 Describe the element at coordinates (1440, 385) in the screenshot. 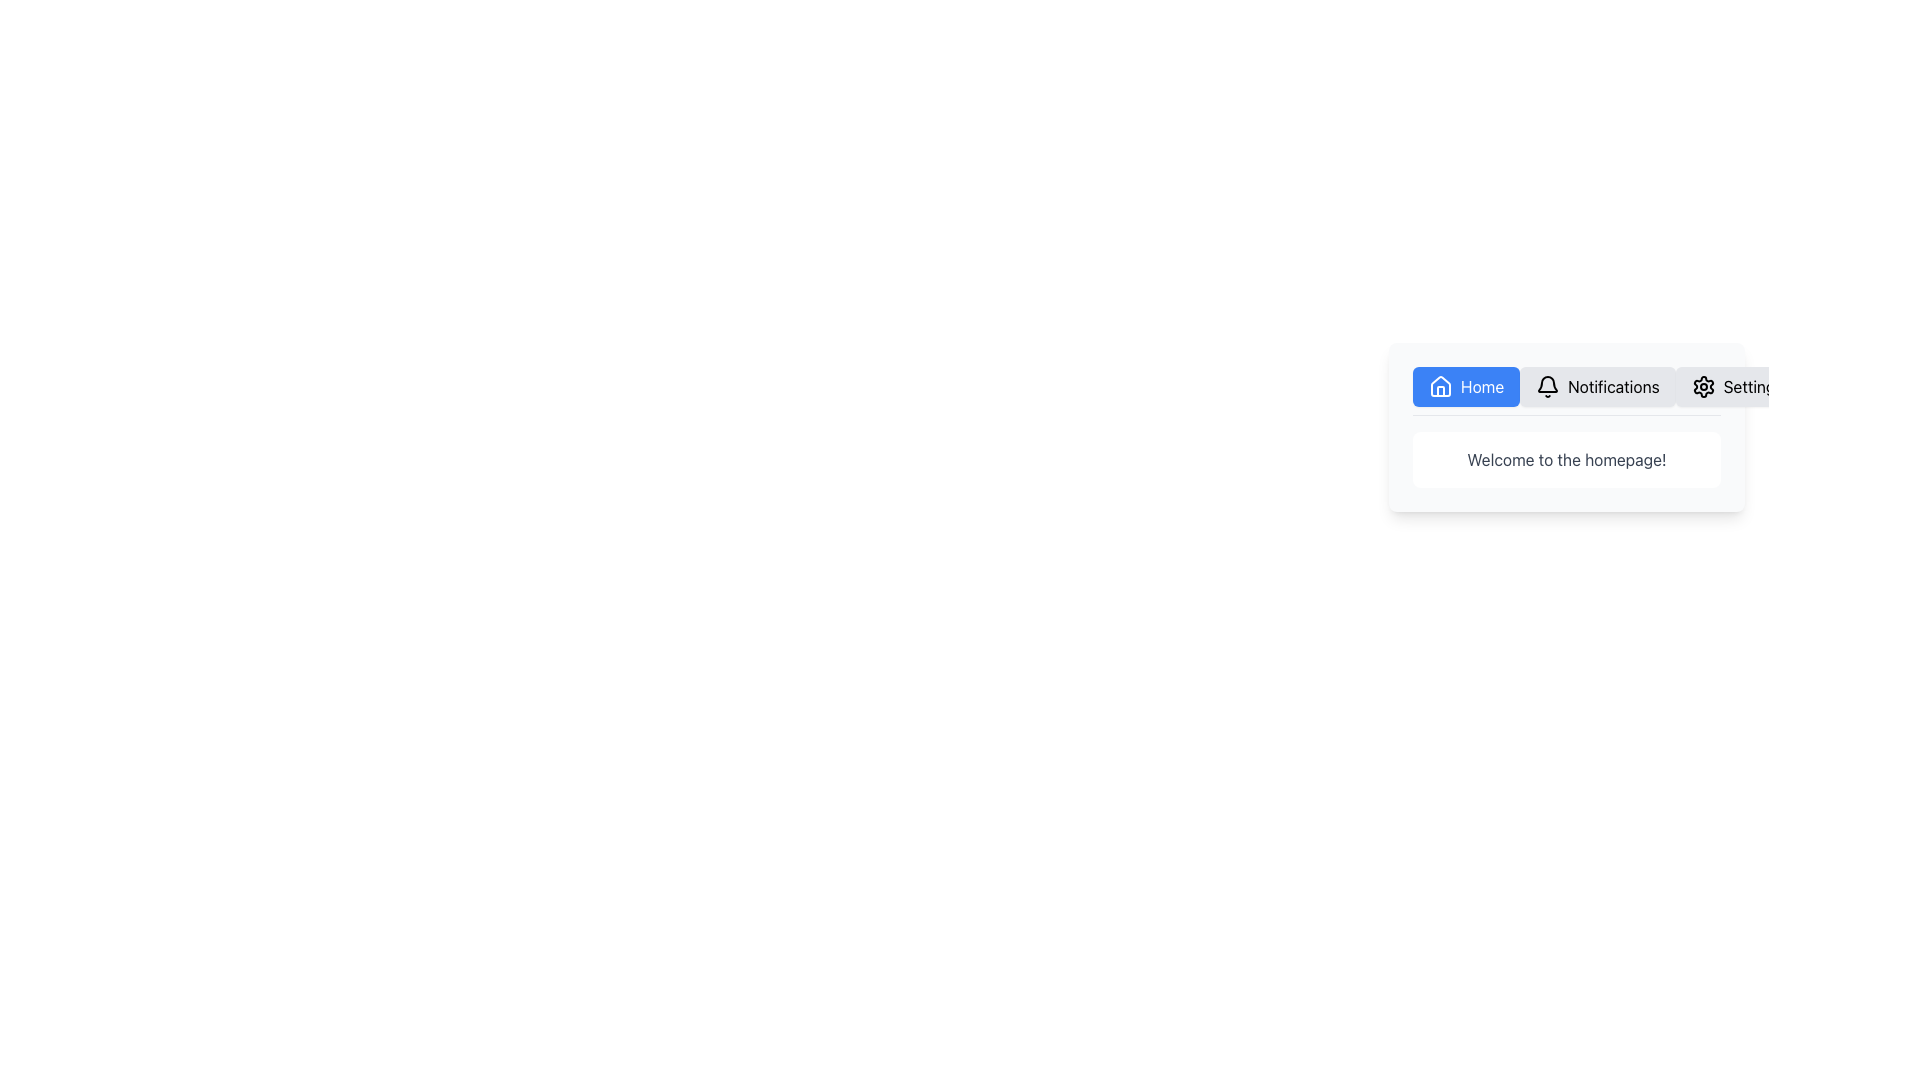

I see `the simplistic house-shaped vector graphic icon located within the blue 'Home' button in the navigation bar` at that location.